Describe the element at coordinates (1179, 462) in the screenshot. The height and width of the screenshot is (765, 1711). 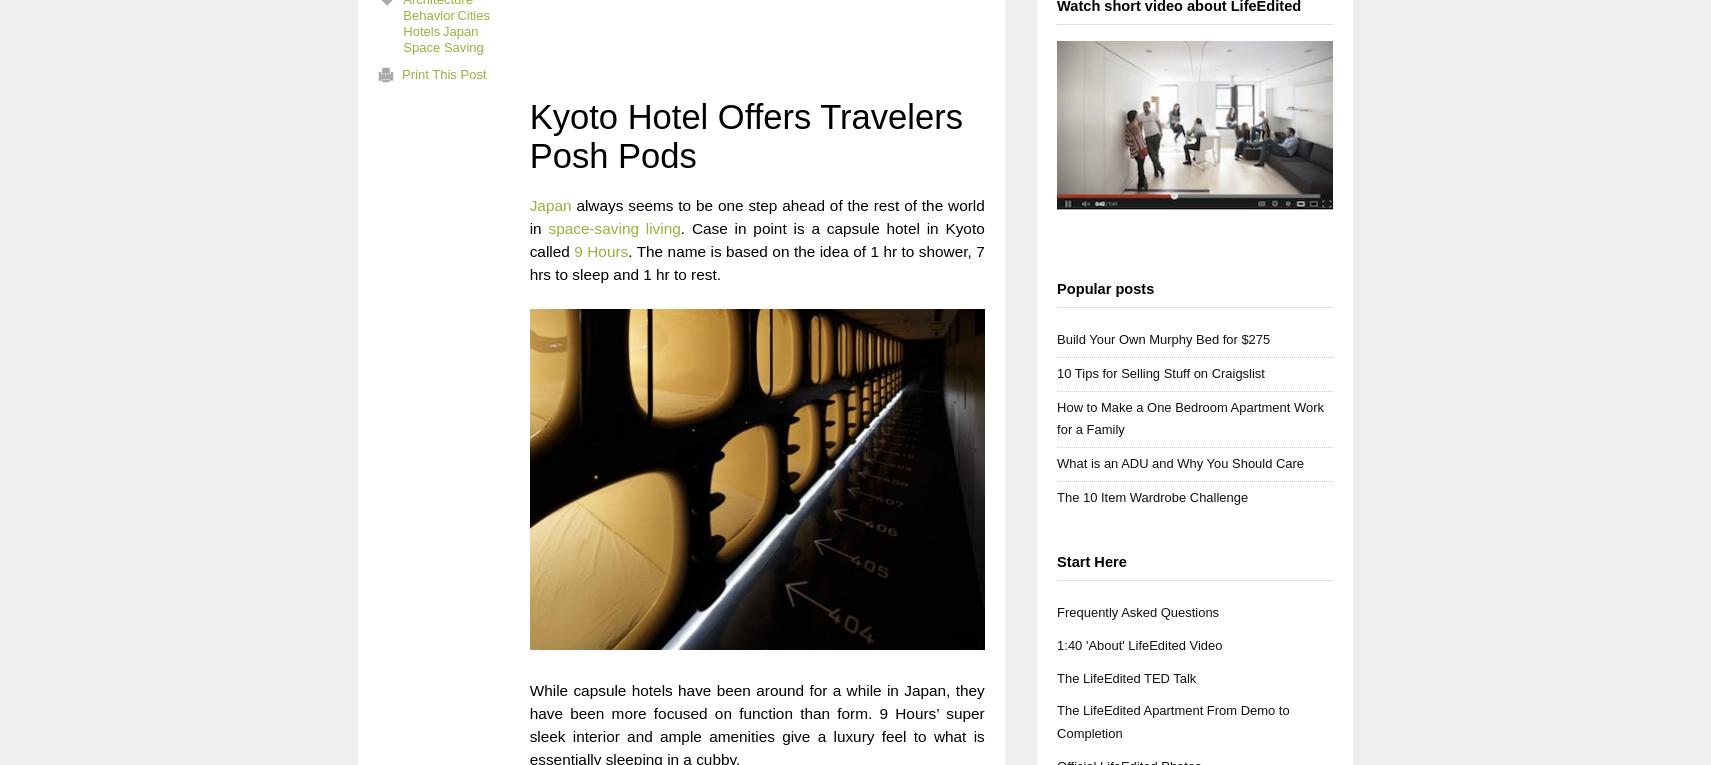
I see `'What is an ADU and Why You Should Care'` at that location.